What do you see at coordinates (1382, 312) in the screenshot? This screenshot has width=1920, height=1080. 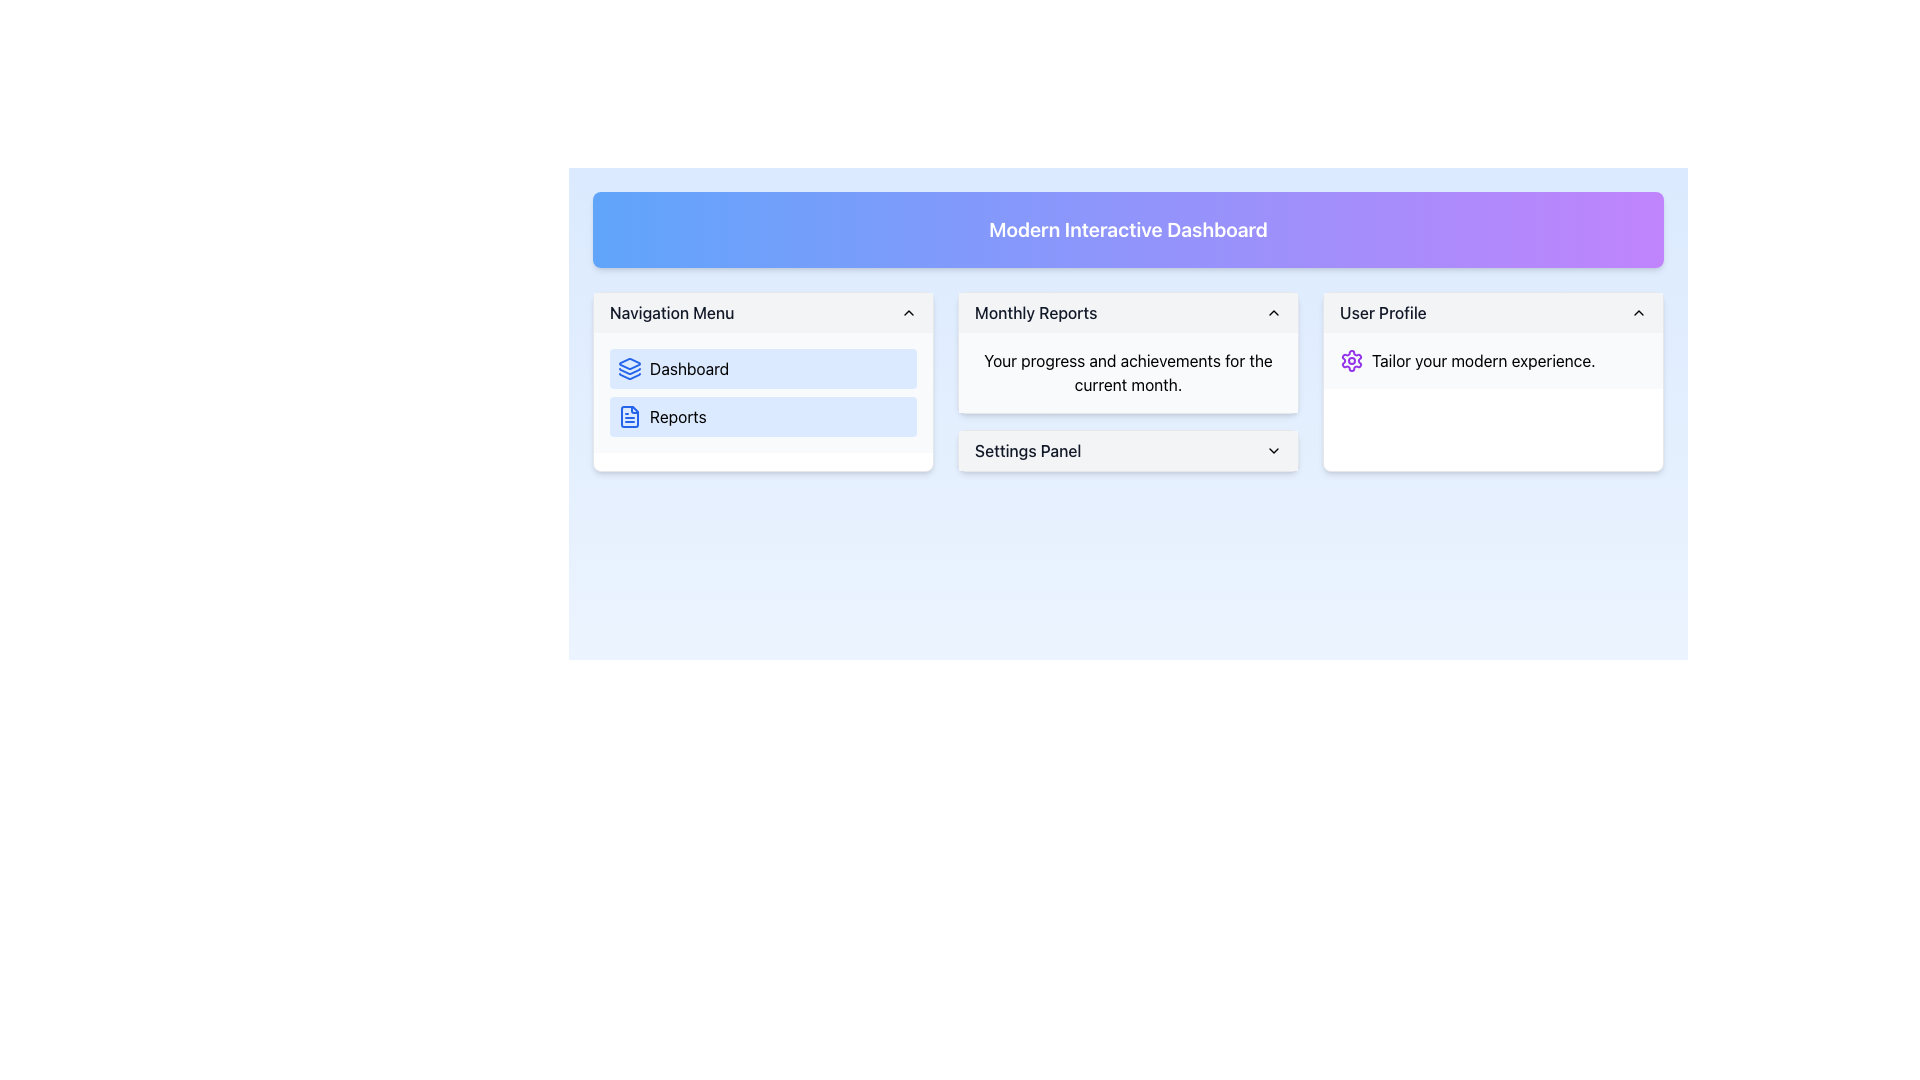 I see `text label that serves as the heading for the 'User Profile' section located in the top right corner of the dashboard within the 'User Profile' card` at bounding box center [1382, 312].